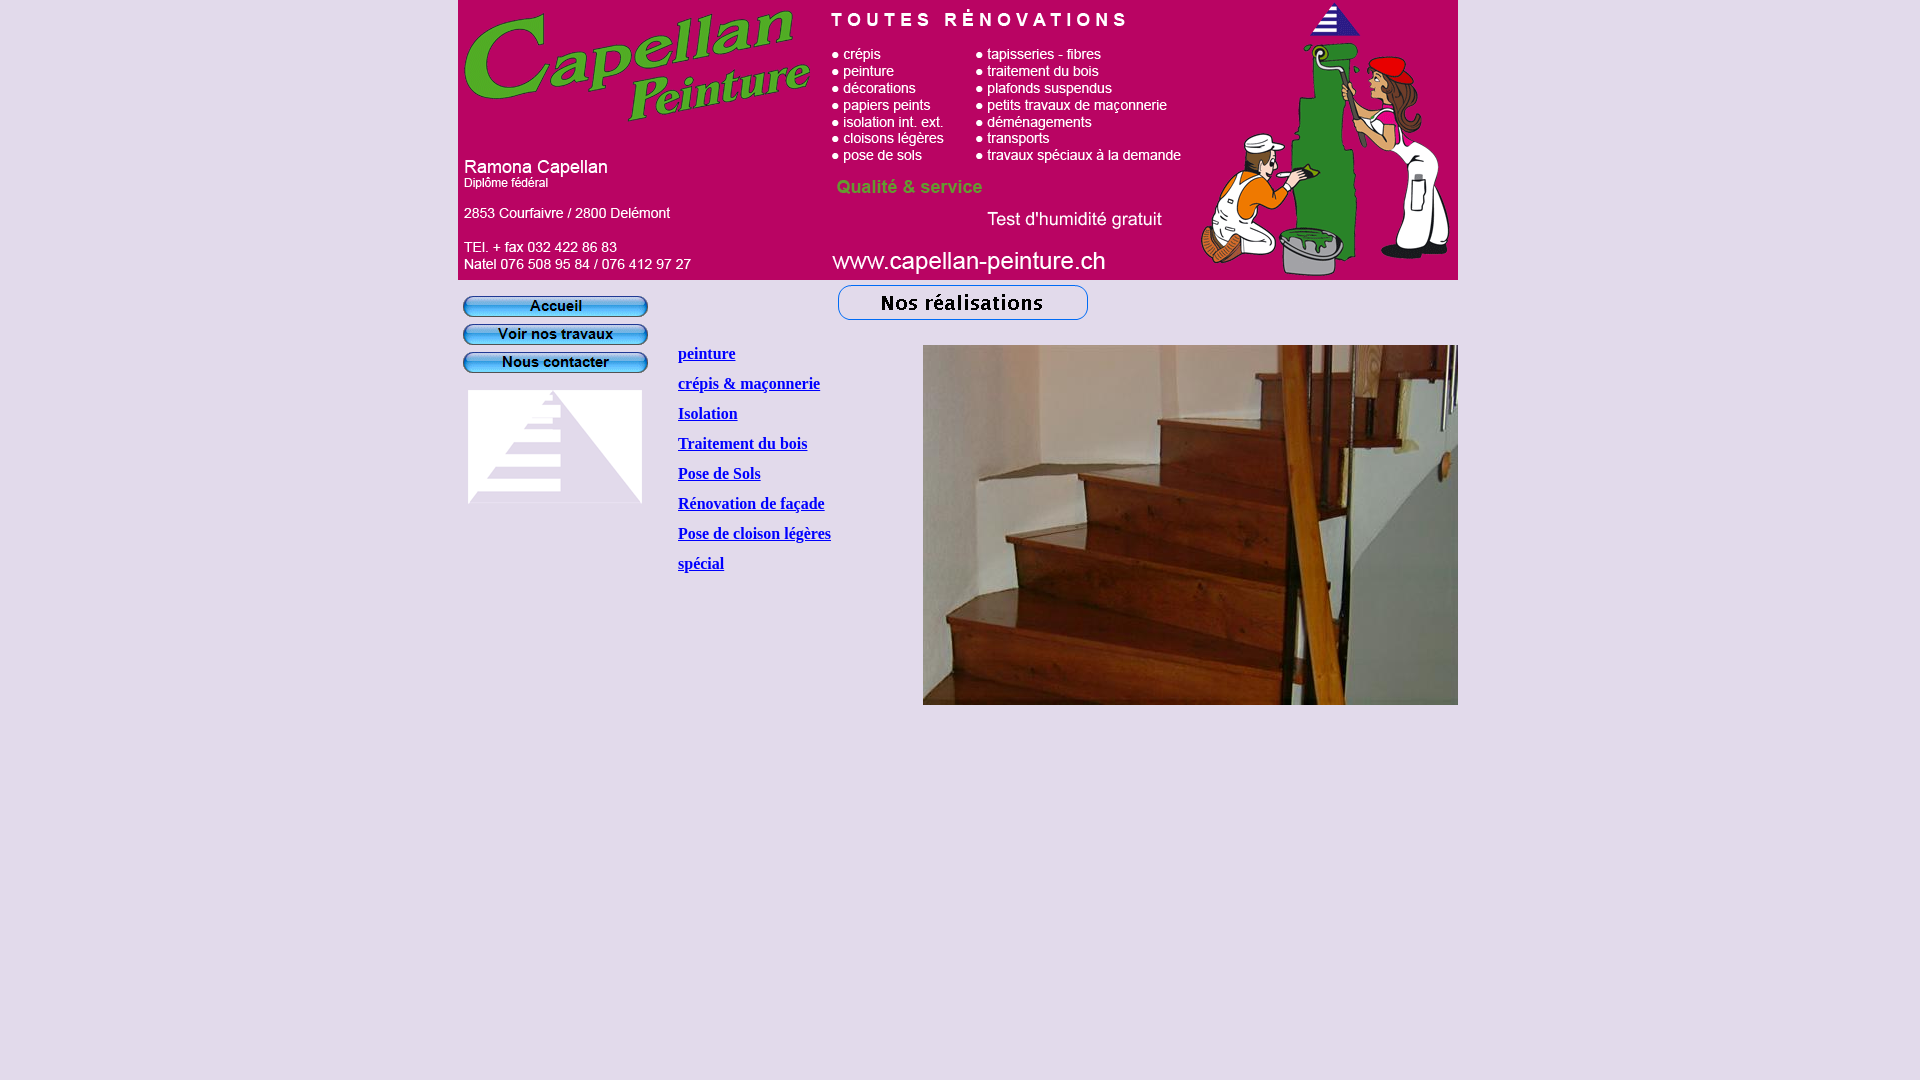  I want to click on 'Voir nos travaux', so click(555, 333).